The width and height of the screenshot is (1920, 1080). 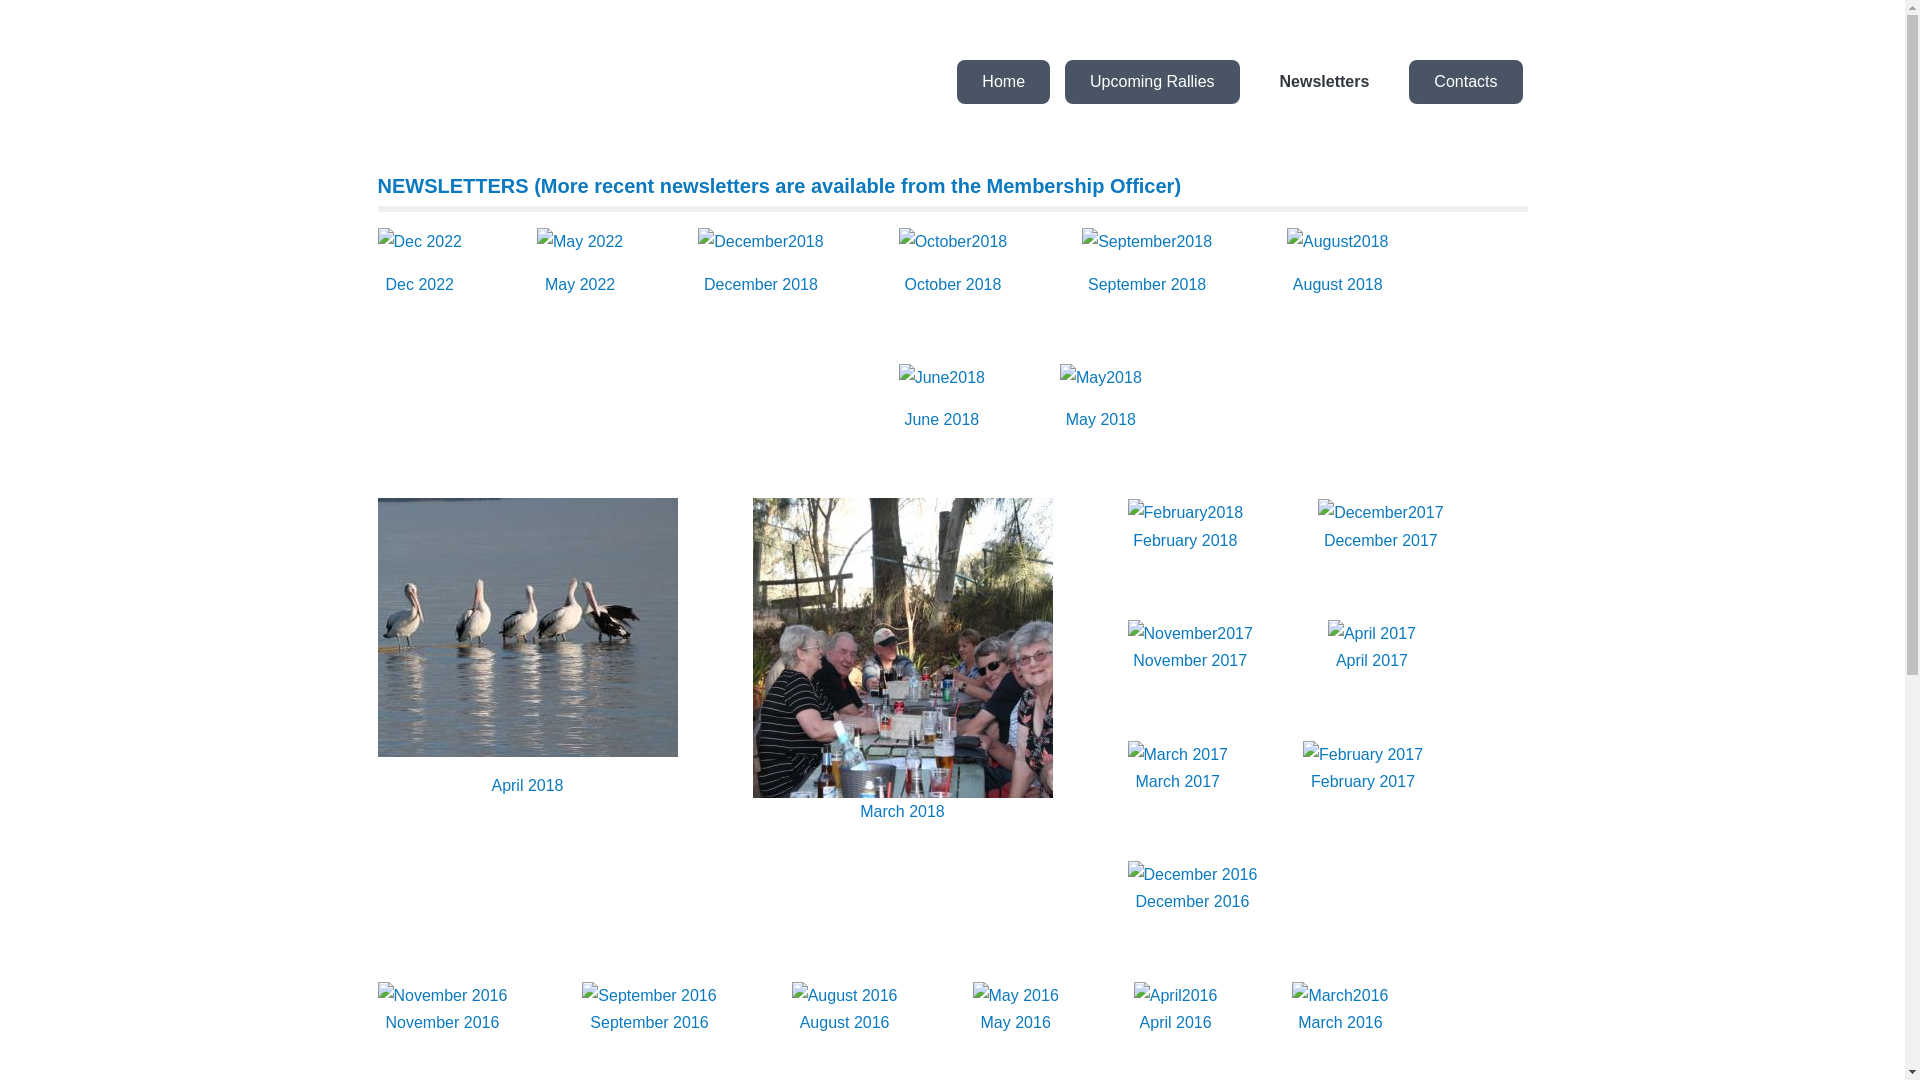 I want to click on 'August 2018', so click(x=1338, y=284).